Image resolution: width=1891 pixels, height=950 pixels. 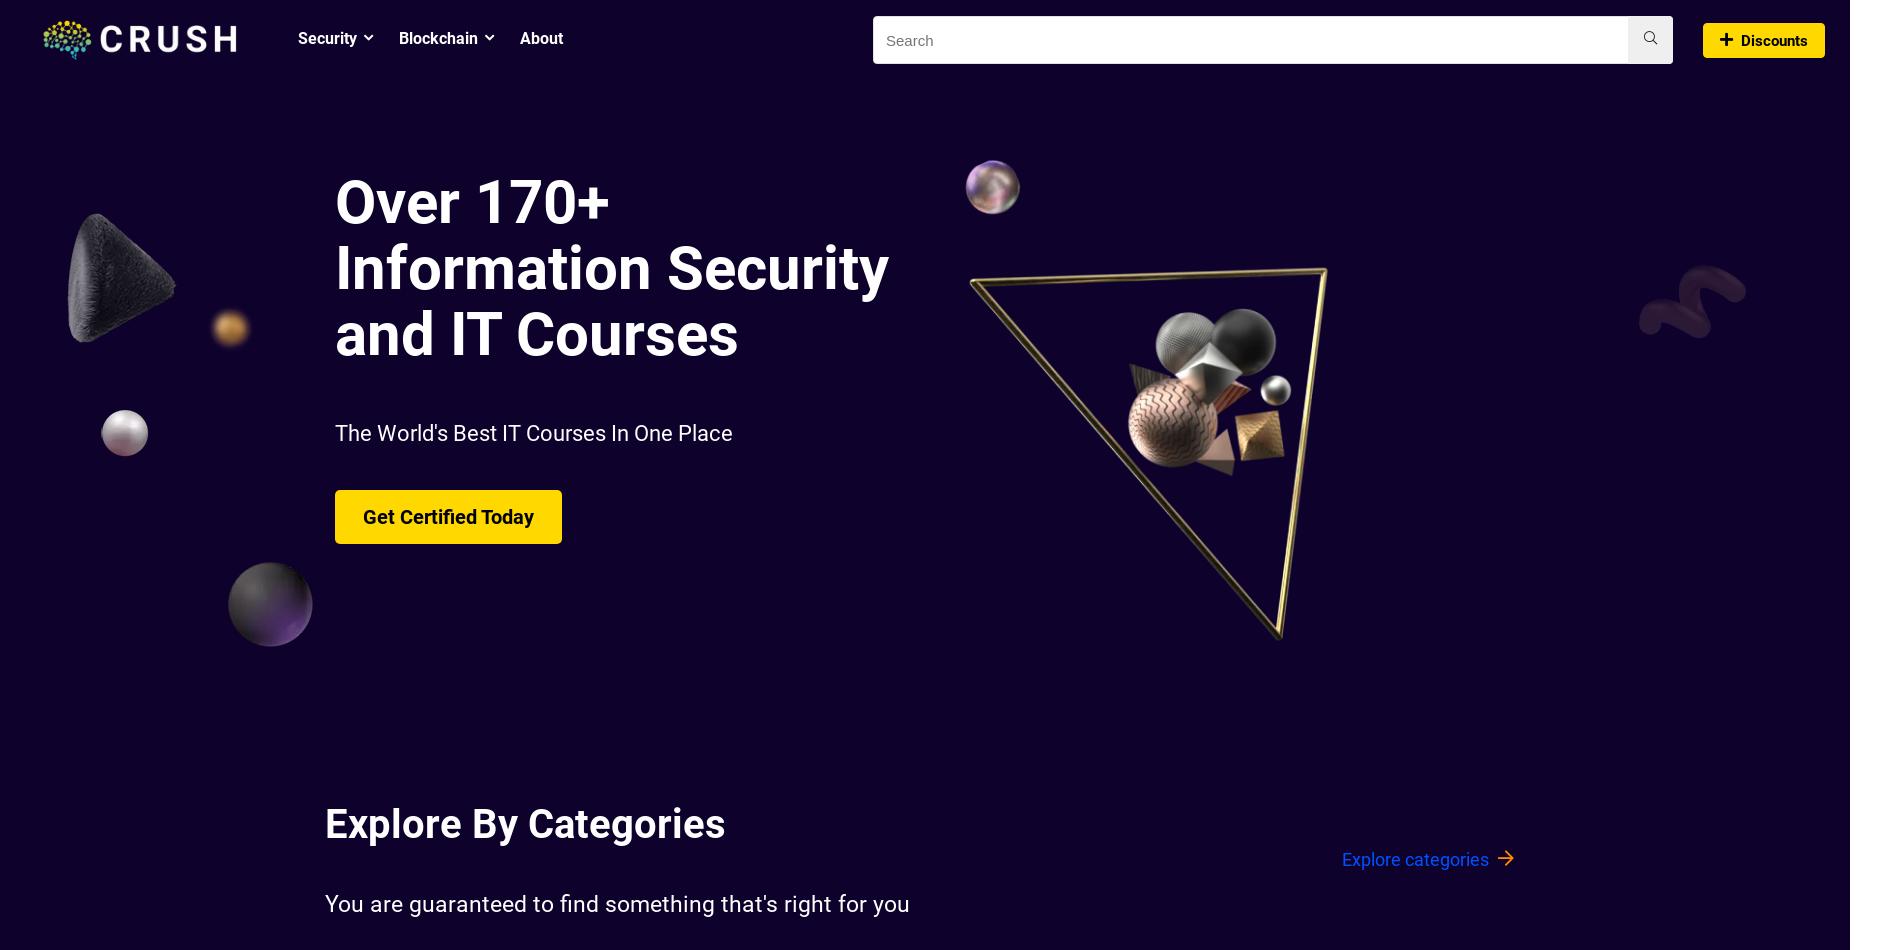 What do you see at coordinates (524, 823) in the screenshot?
I see `'Explore By Categories'` at bounding box center [524, 823].